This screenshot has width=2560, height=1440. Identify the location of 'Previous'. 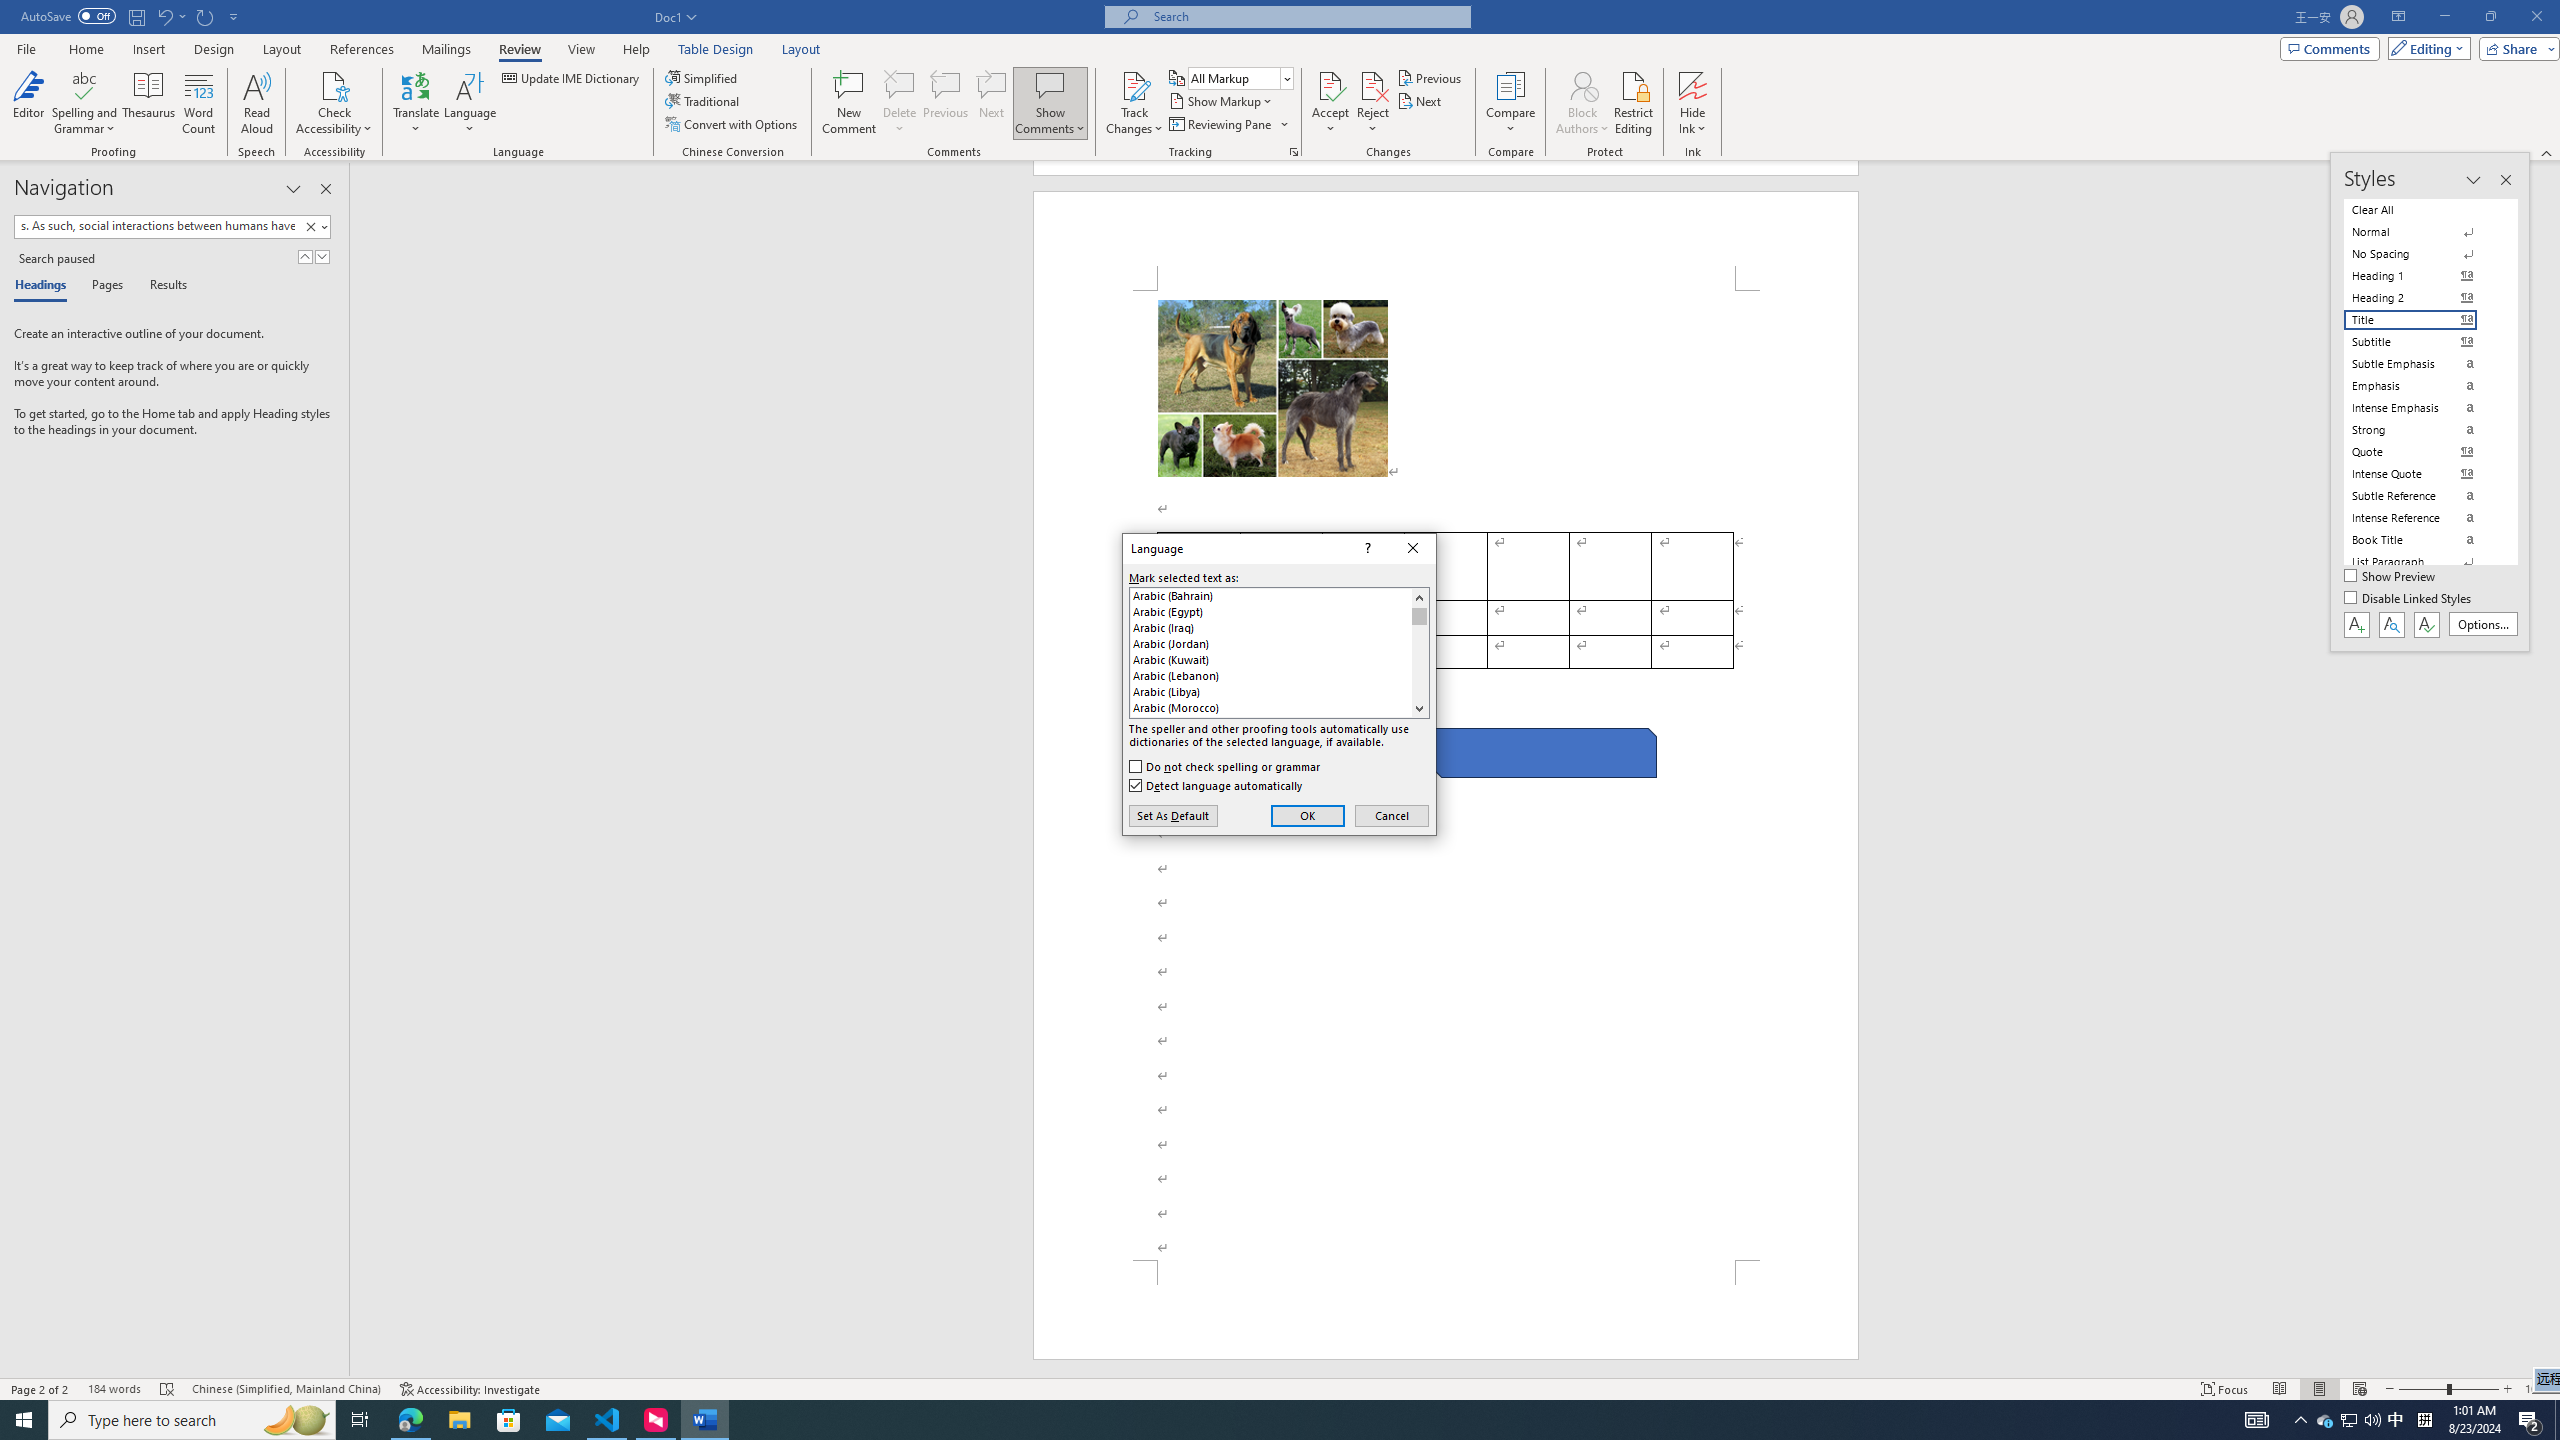
(1430, 77).